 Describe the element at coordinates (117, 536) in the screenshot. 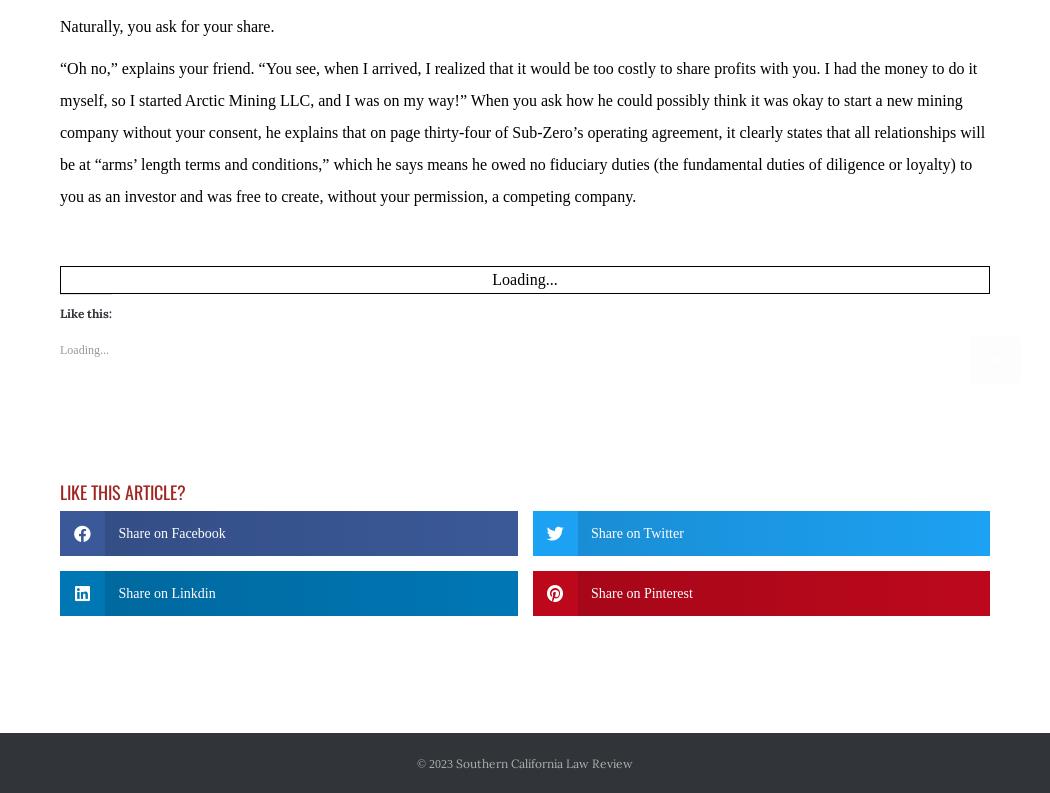

I see `'Share on Linkdin'` at that location.